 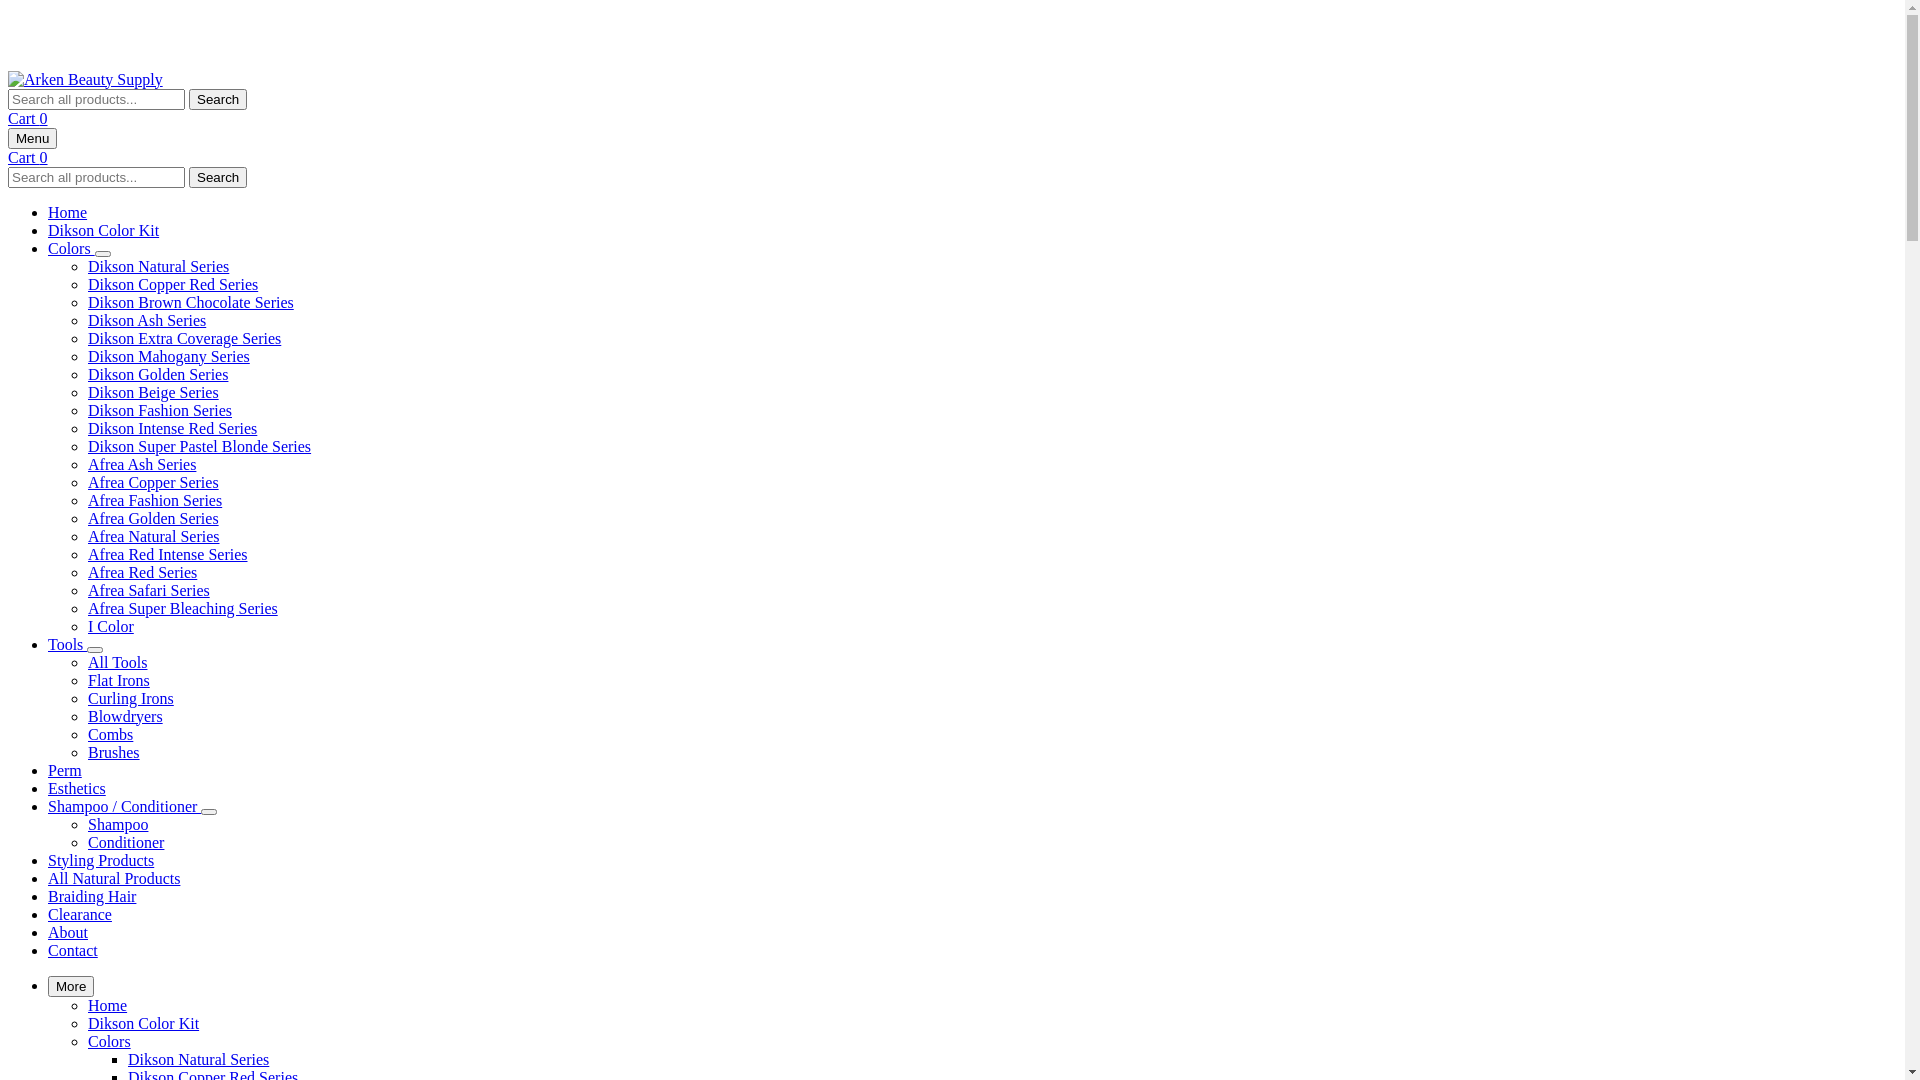 I want to click on 'More', so click(x=71, y=985).